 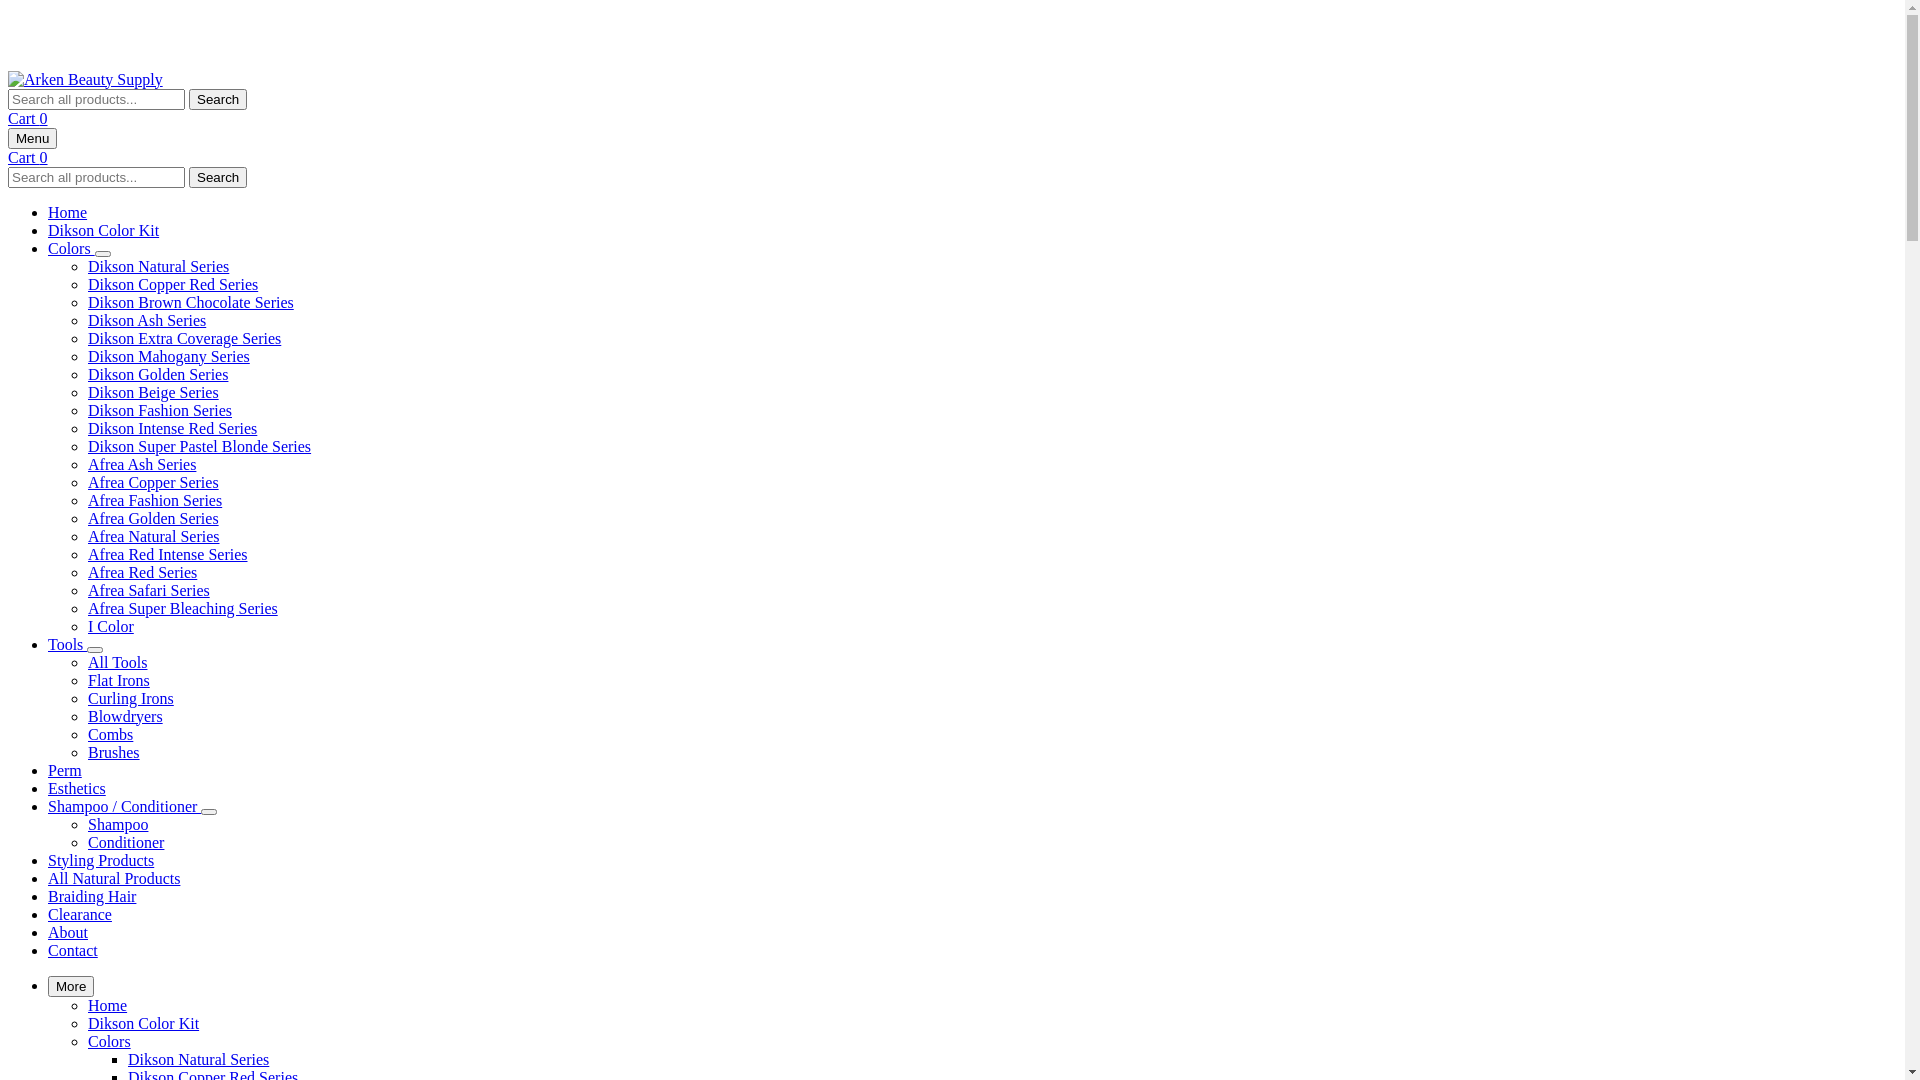 I want to click on 'More', so click(x=71, y=985).